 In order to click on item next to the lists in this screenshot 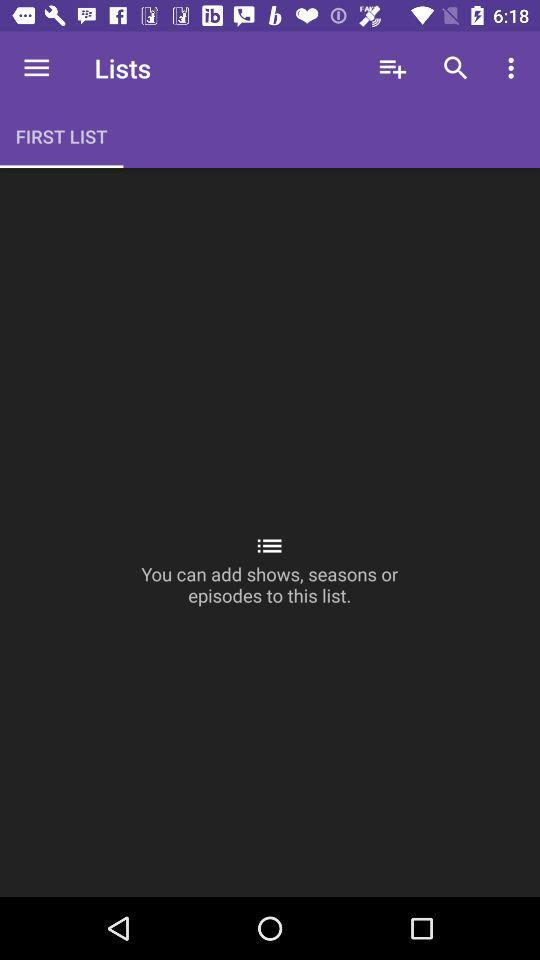, I will do `click(36, 68)`.